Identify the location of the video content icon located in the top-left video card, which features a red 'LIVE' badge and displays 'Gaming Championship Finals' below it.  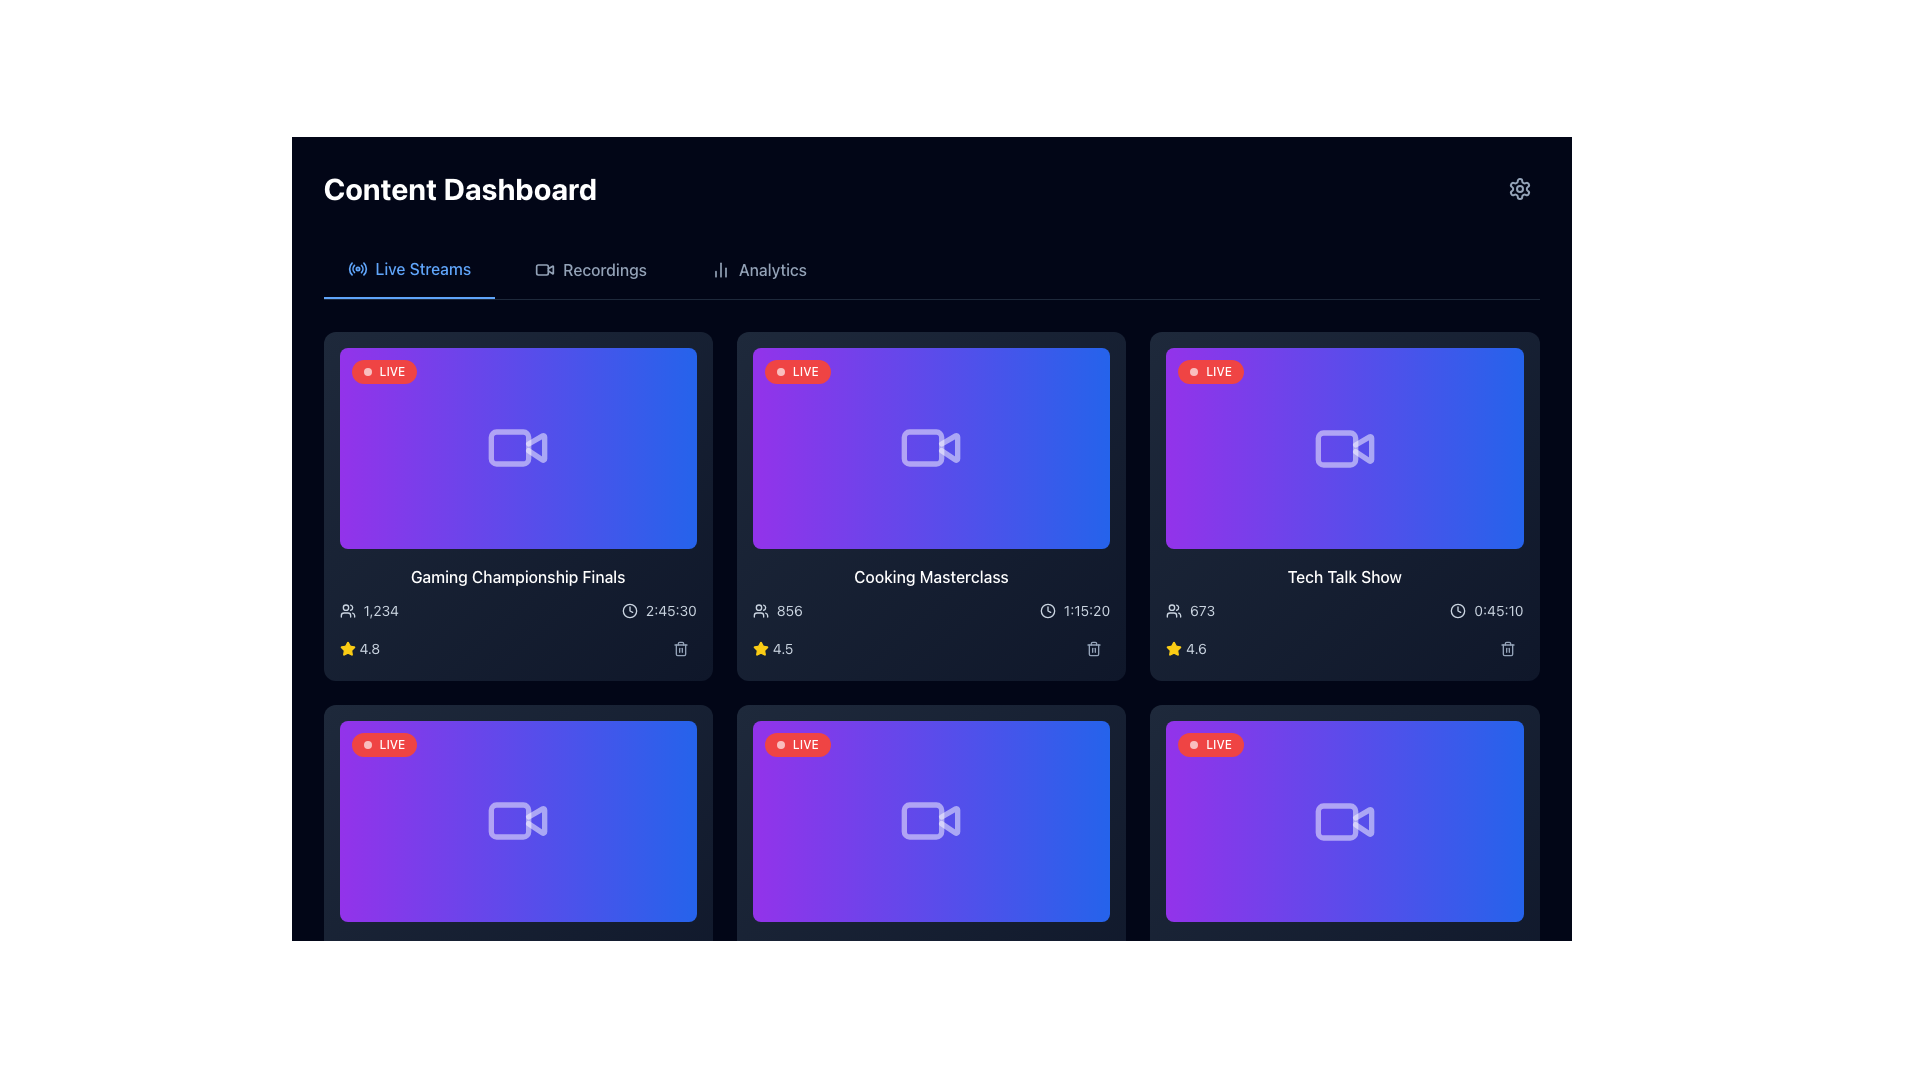
(518, 447).